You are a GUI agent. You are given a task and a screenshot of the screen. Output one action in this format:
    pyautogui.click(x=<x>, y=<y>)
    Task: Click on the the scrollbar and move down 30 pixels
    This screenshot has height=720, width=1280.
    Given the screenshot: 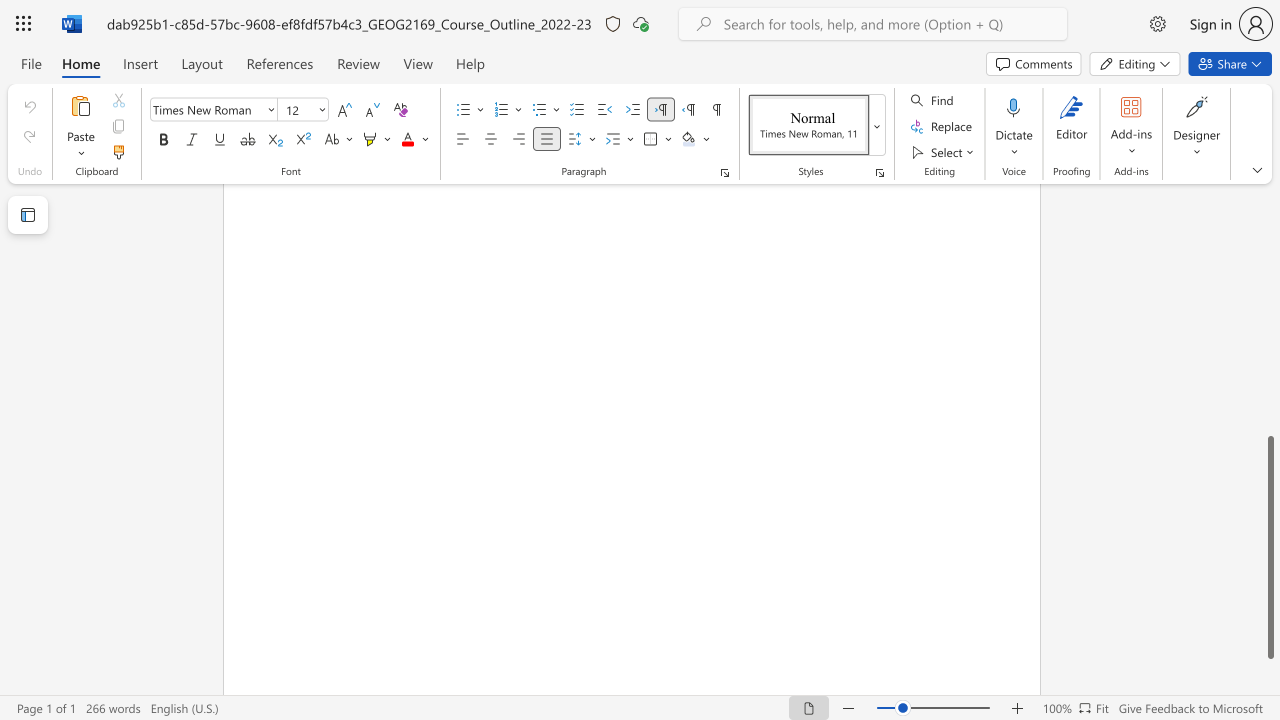 What is the action you would take?
    pyautogui.click(x=1269, y=547)
    